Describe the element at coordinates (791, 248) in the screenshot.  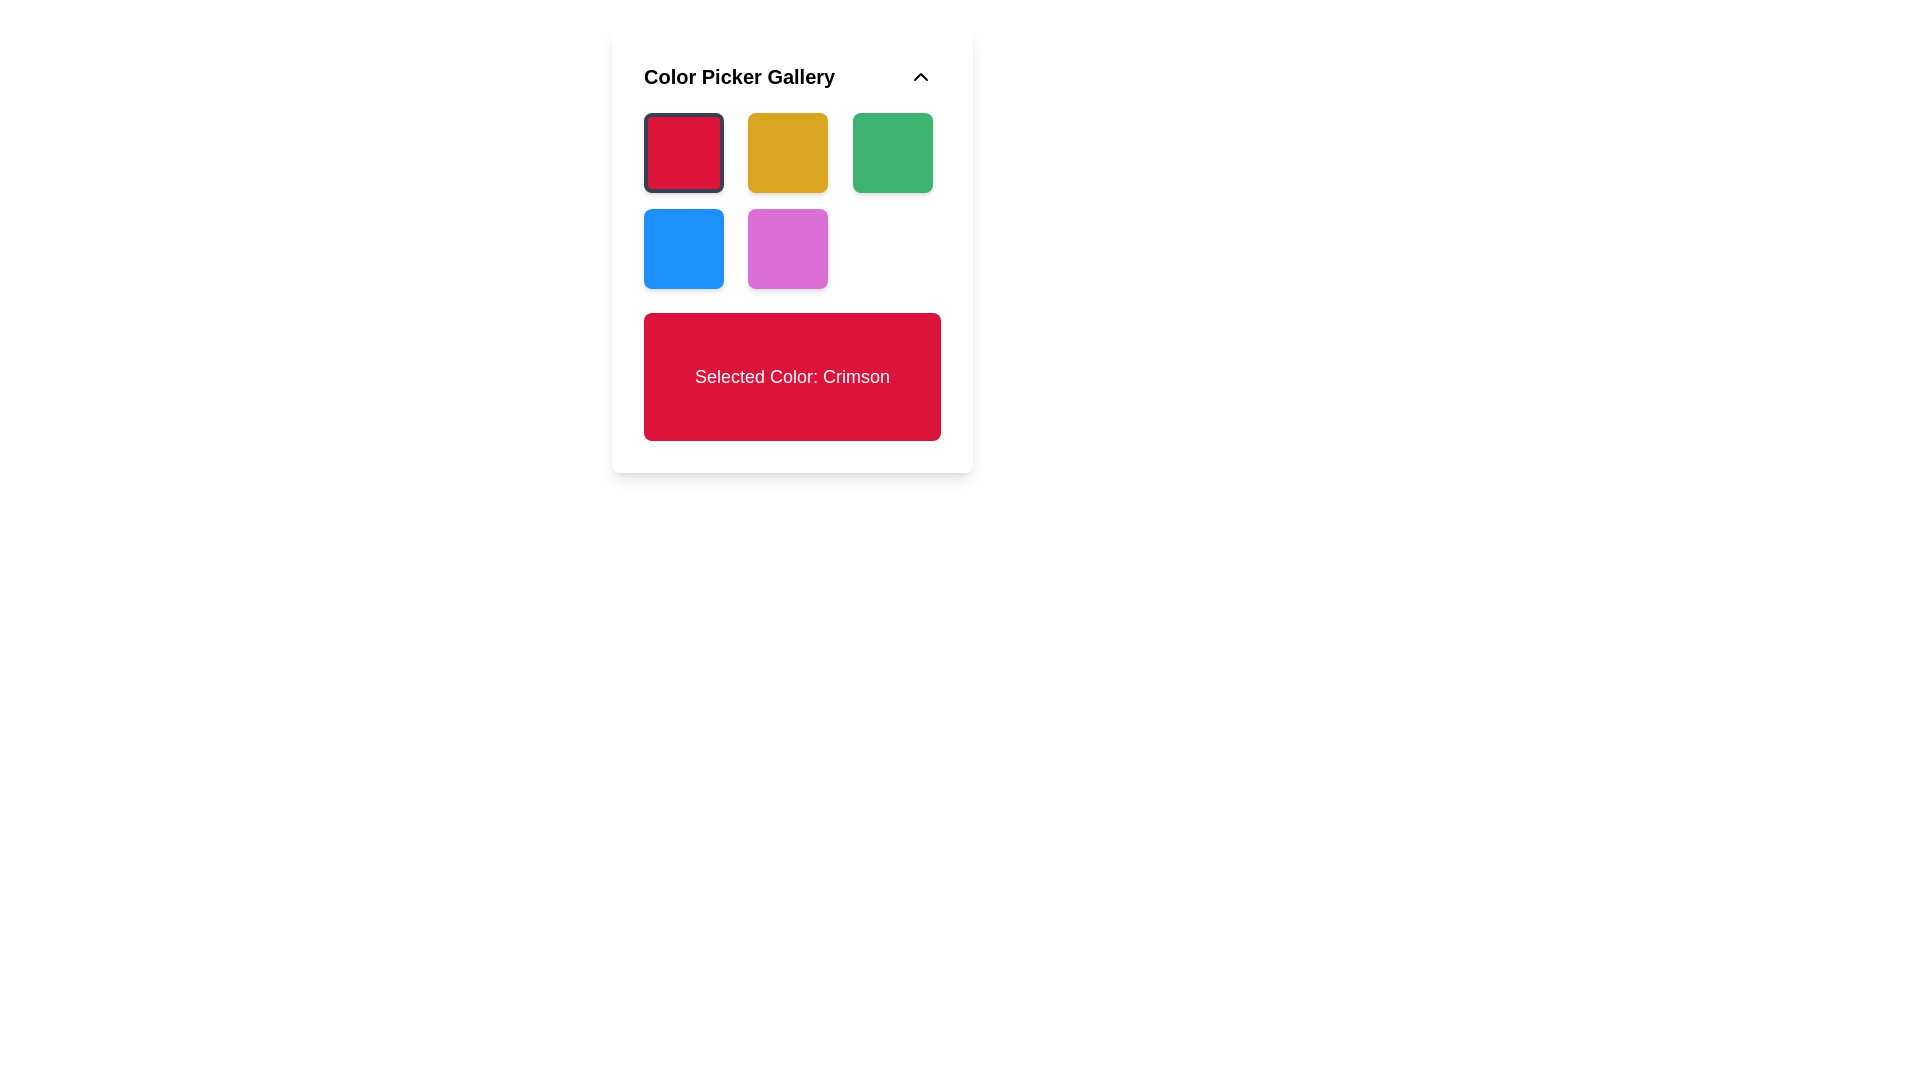
I see `the pink selectable color box located in the second row and second column of the grid` at that location.